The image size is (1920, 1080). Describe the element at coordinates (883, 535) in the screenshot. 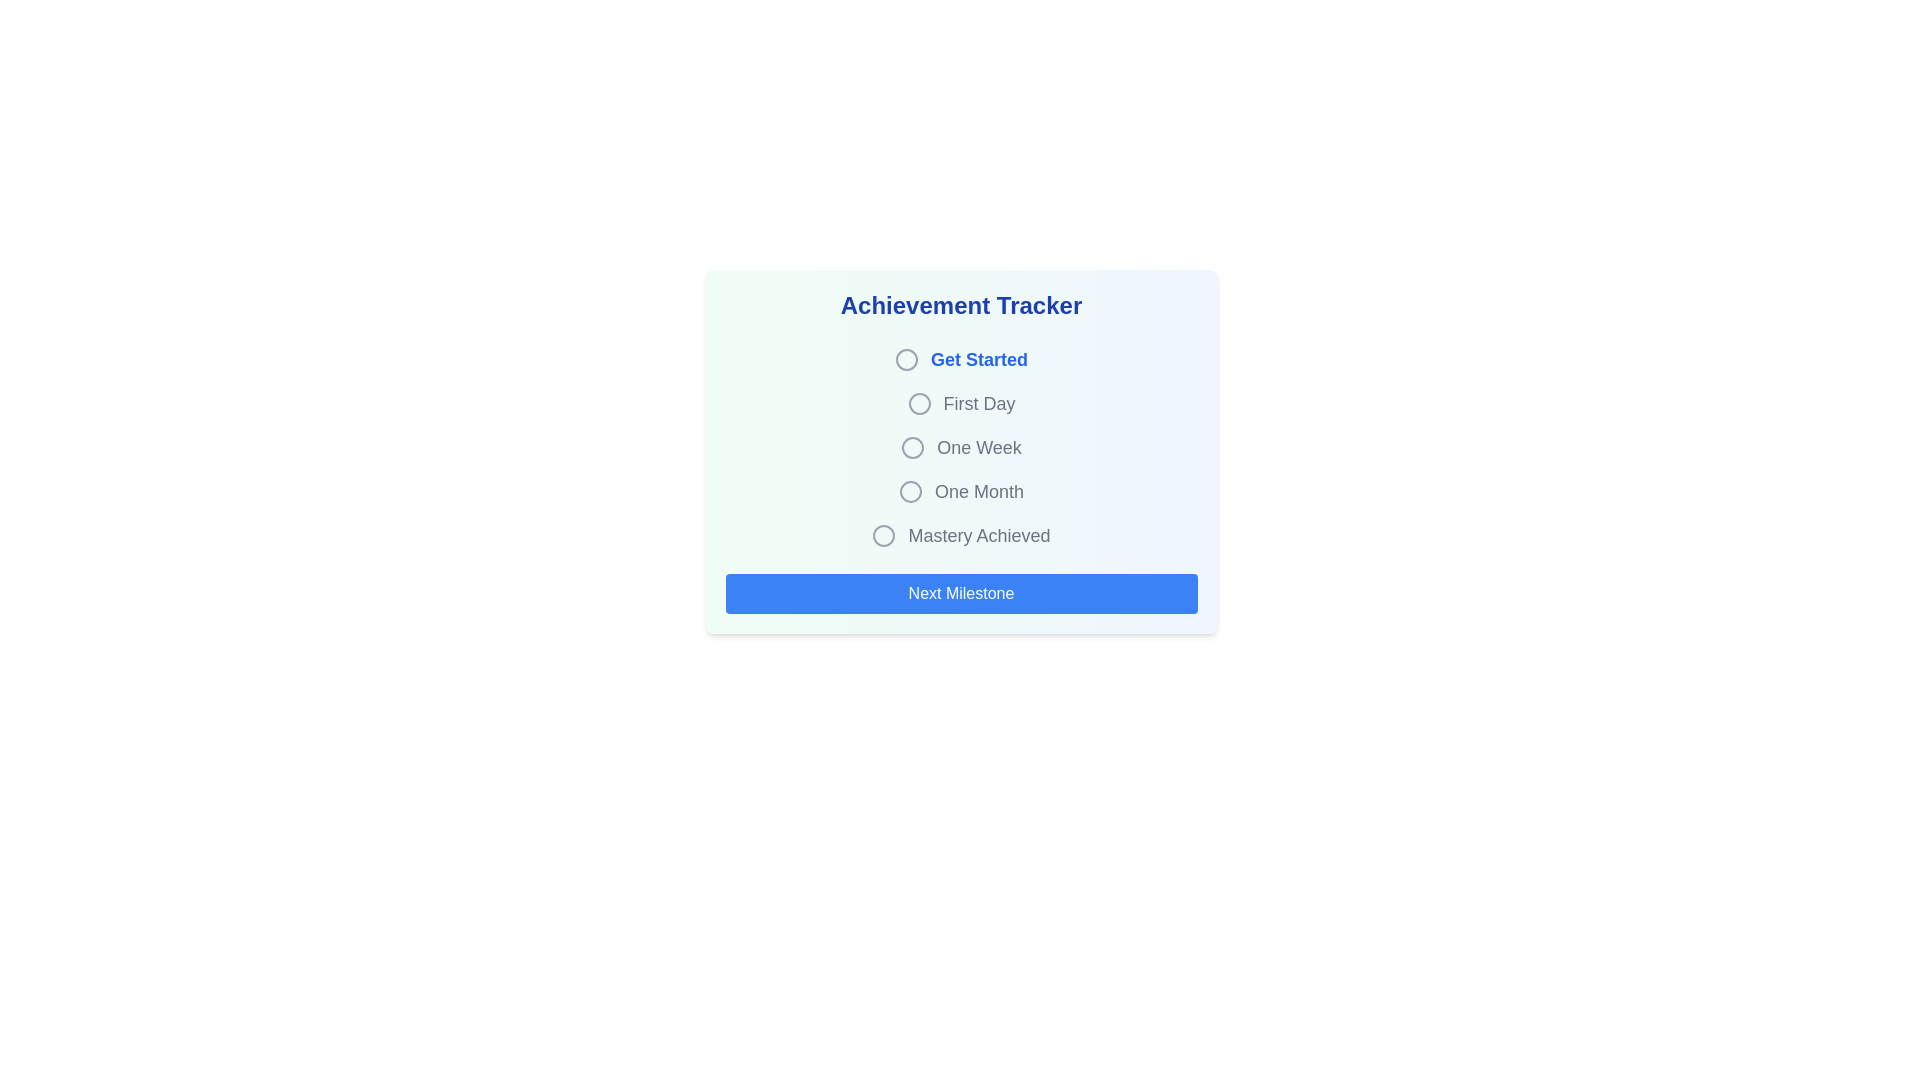

I see `the circular icon with a gray outline that resembles a radio button, located to the left of the 'Mastery Achieved' text label` at that location.